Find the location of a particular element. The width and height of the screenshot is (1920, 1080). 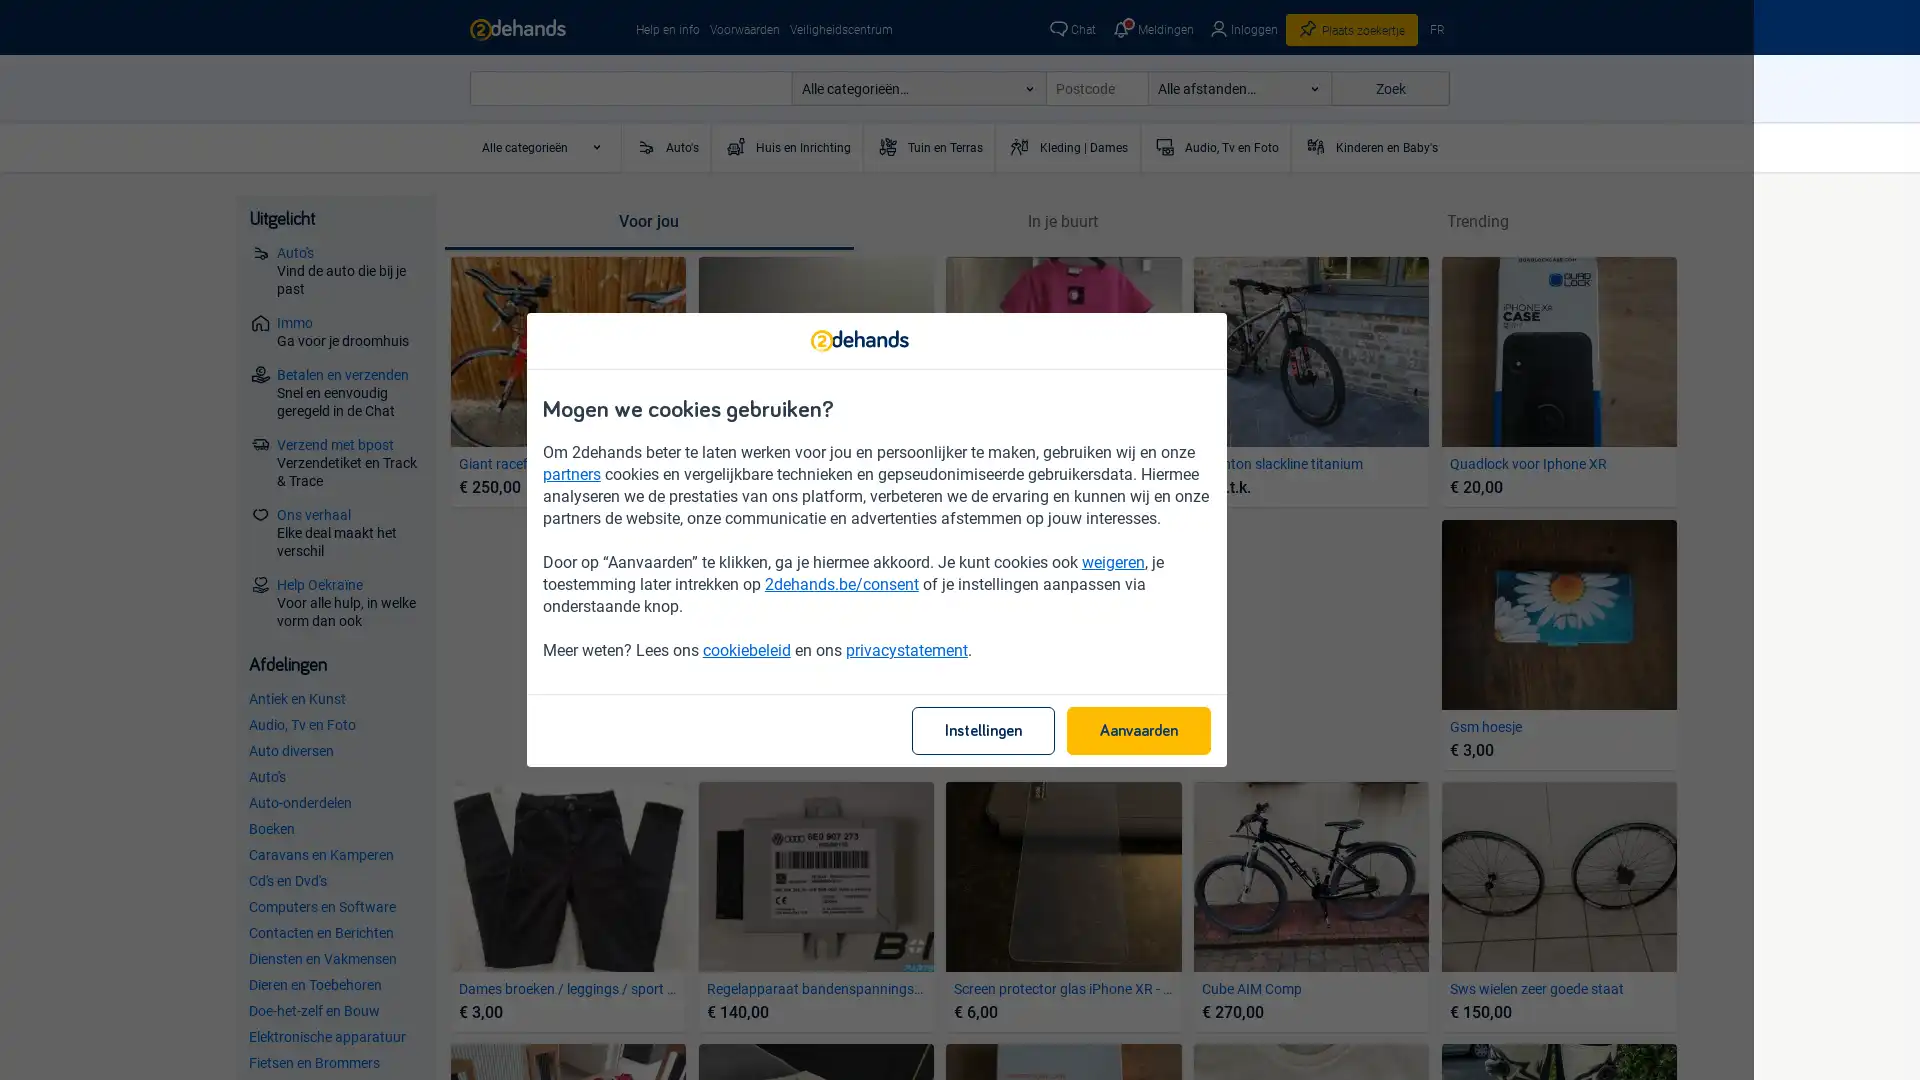

Aanvaarden is located at coordinates (1221, 731).